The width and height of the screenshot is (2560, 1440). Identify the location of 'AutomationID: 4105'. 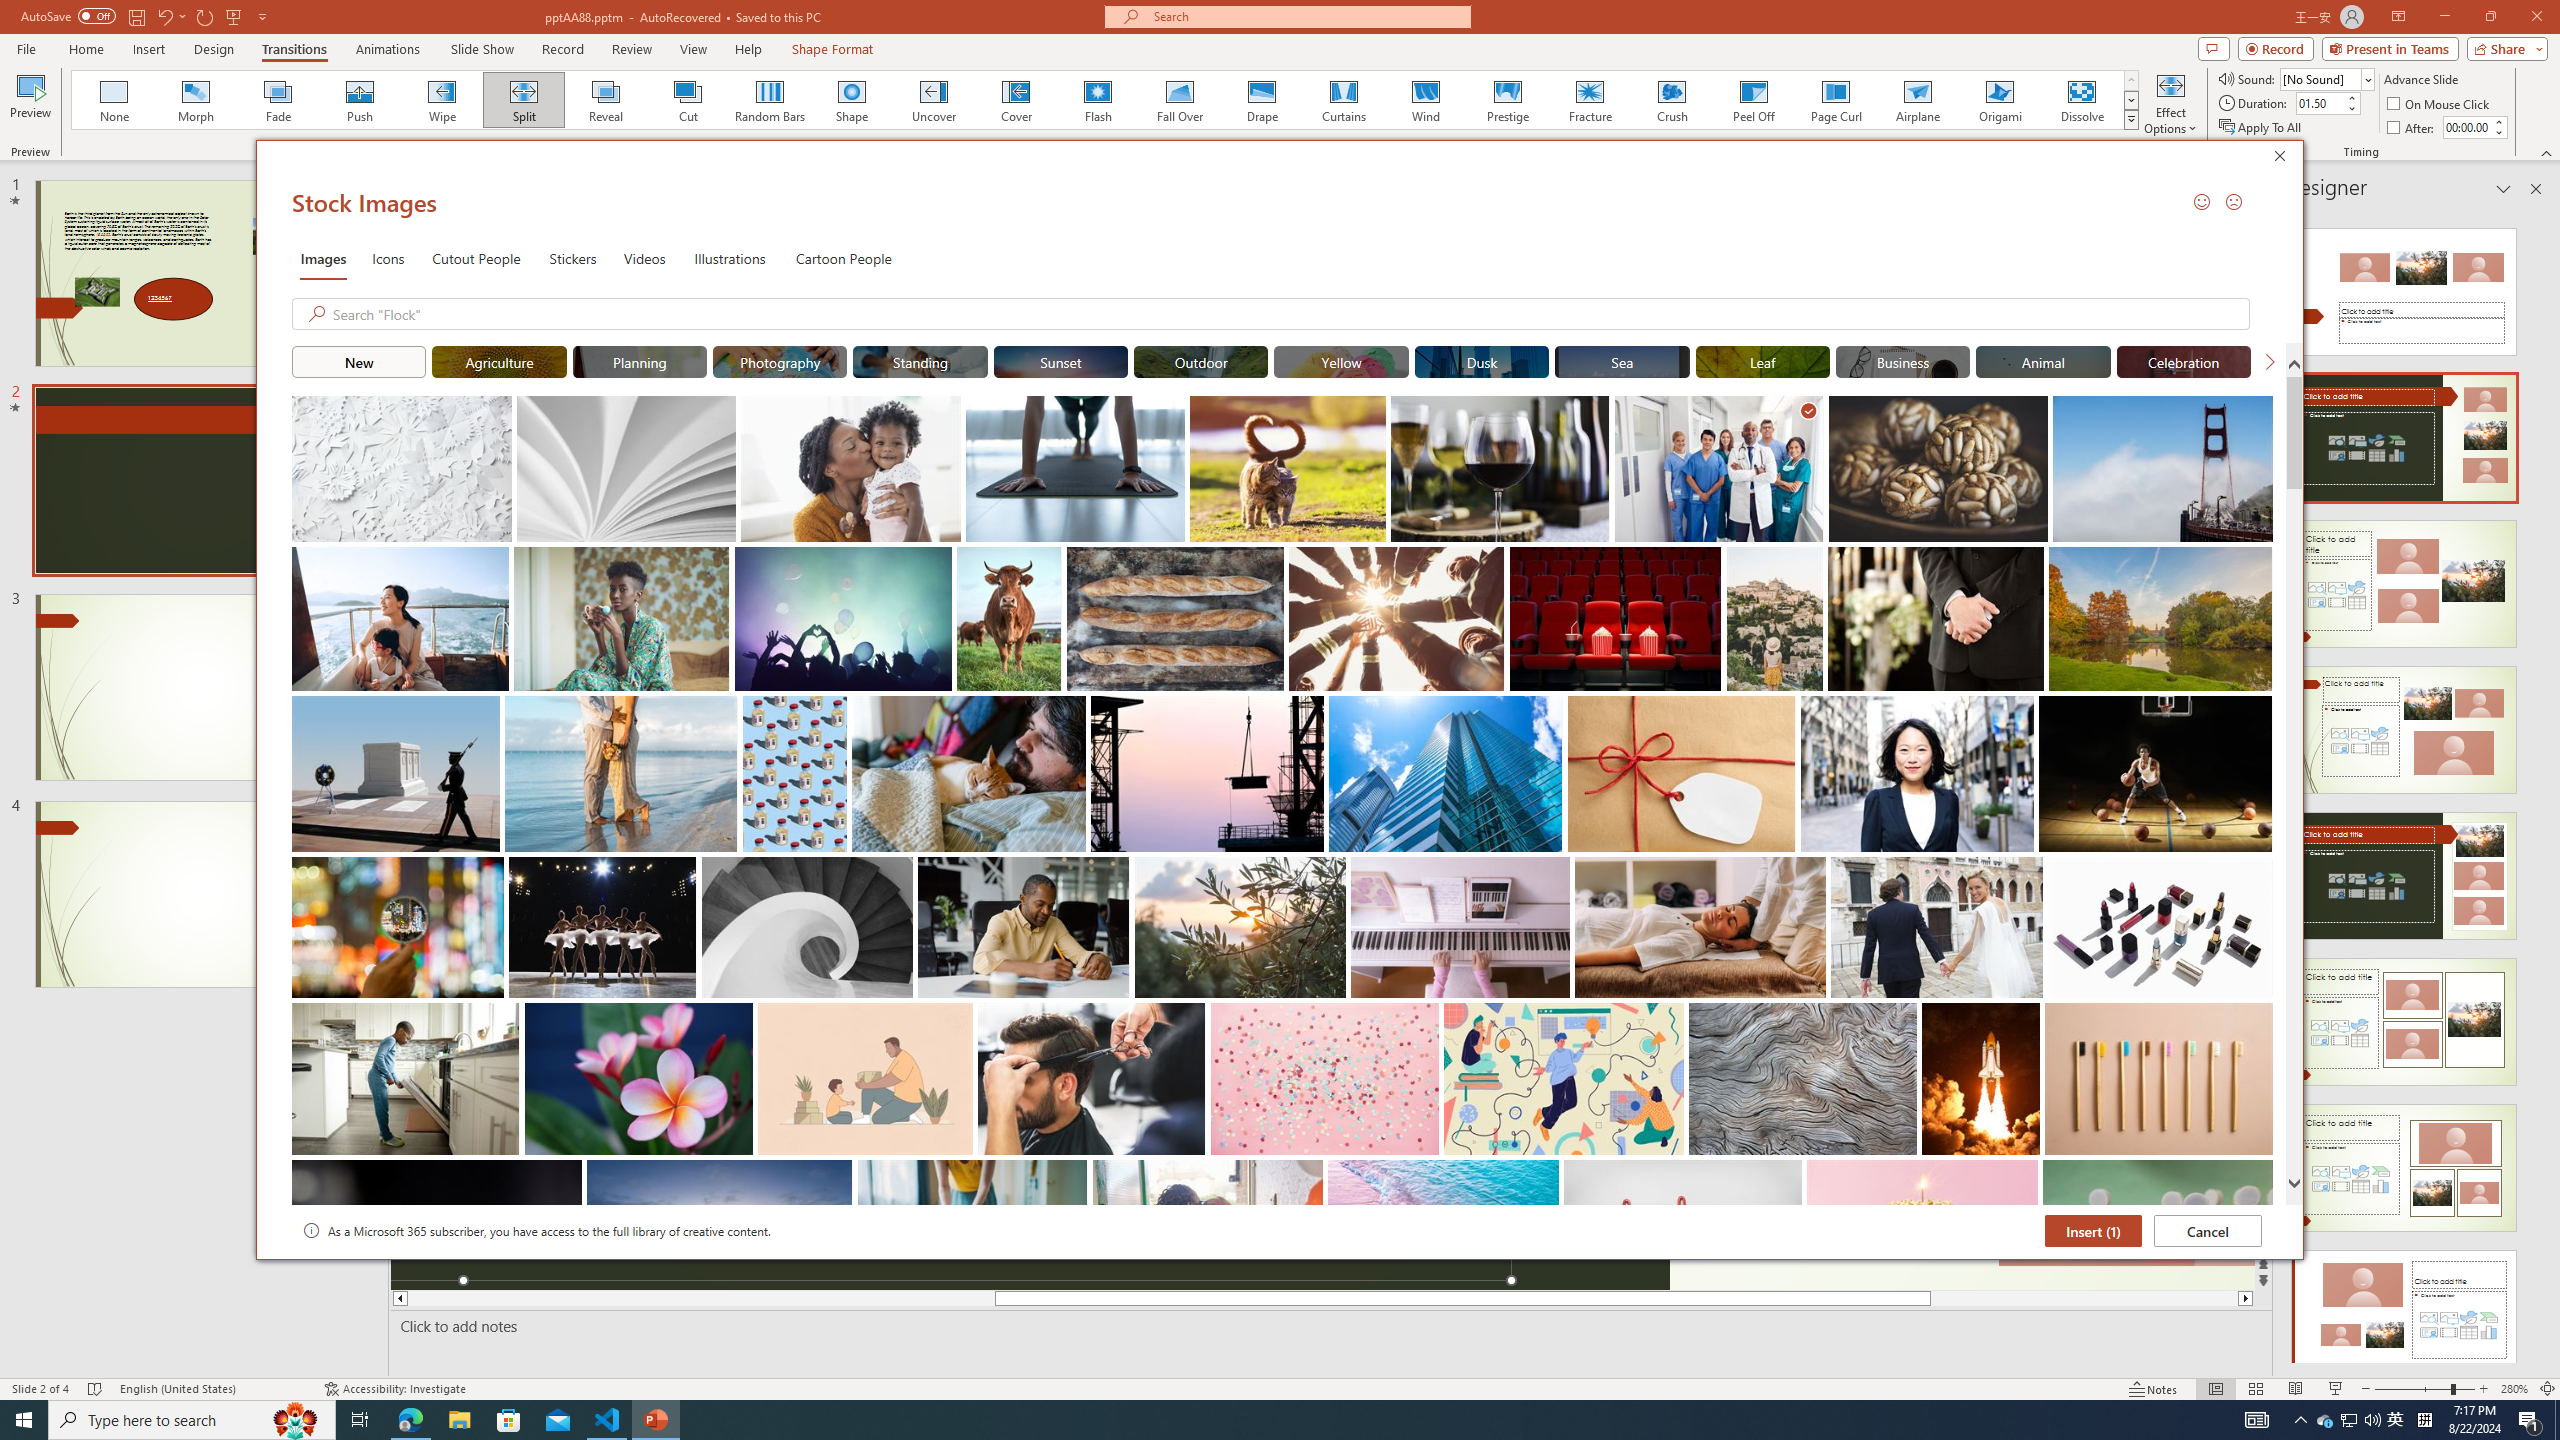
(2255, 1418).